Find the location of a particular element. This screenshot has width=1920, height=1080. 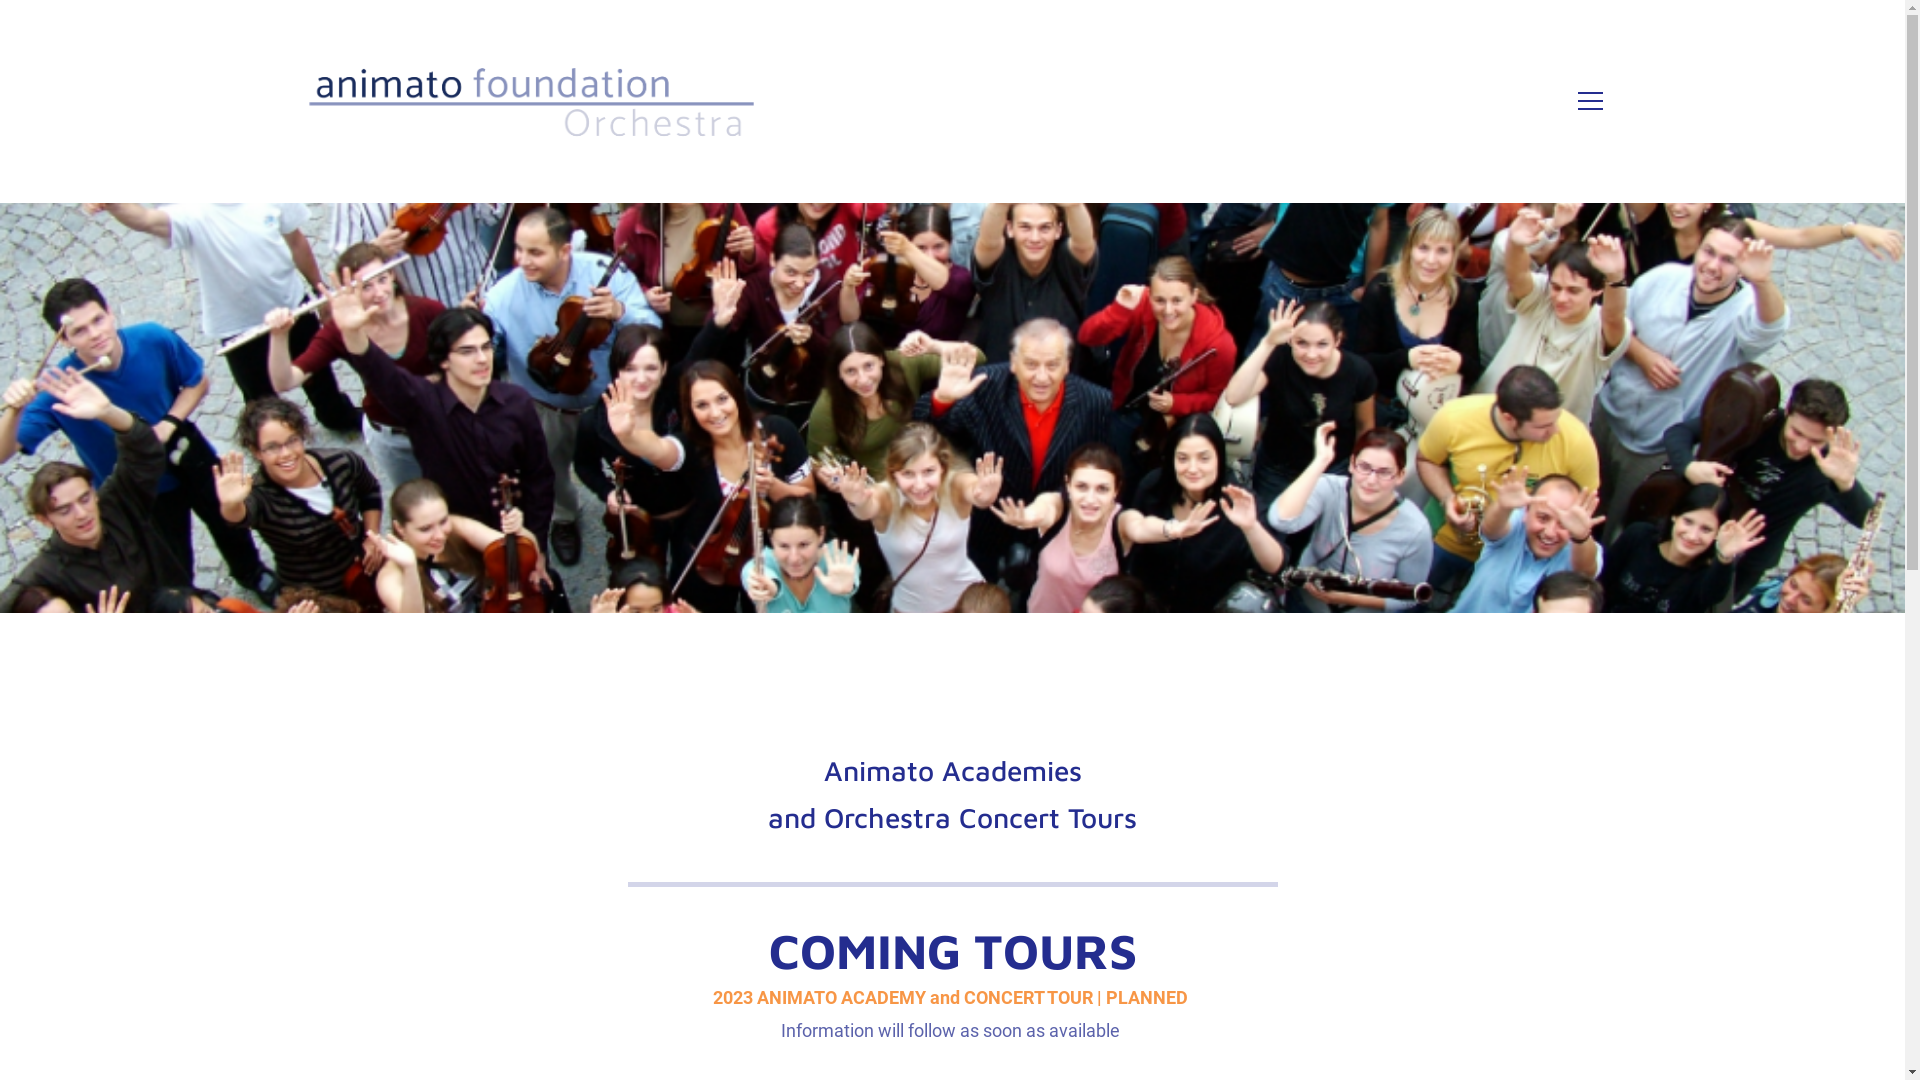

'Menu' is located at coordinates (1589, 100).